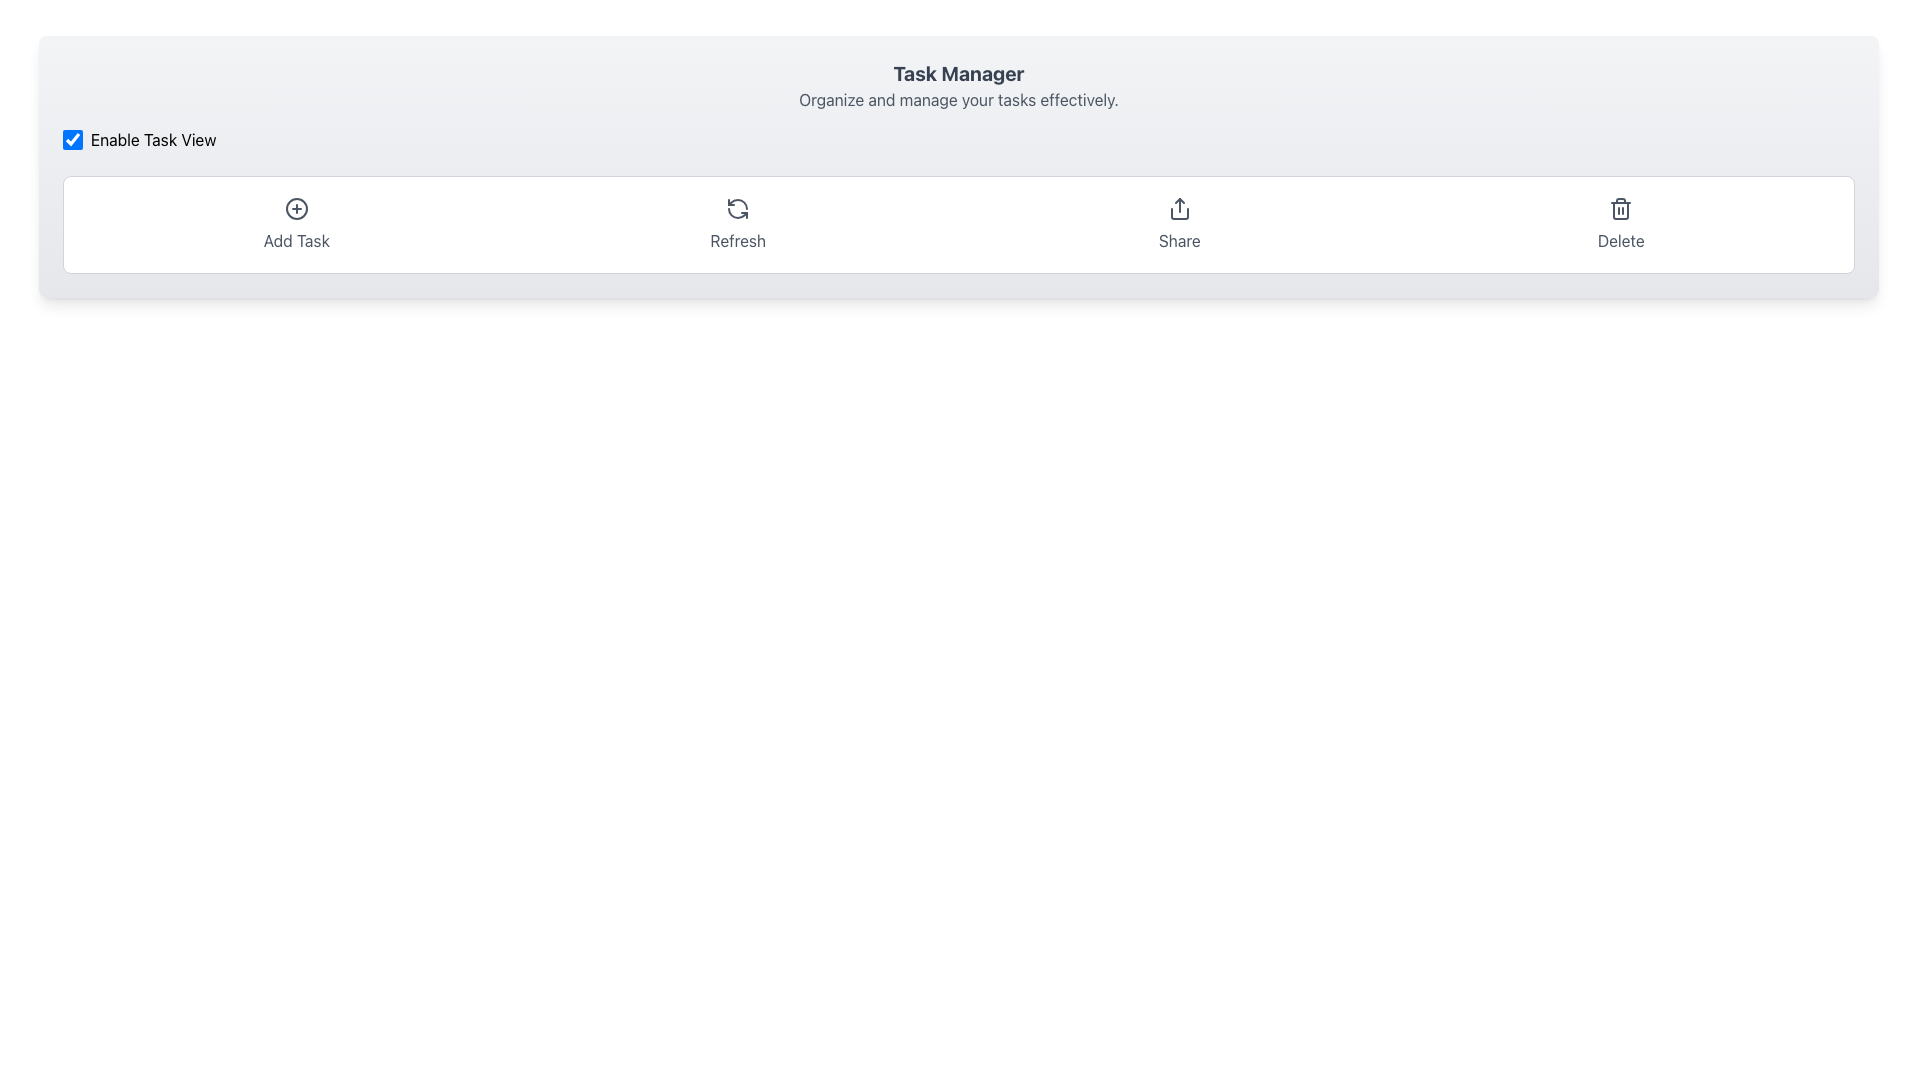 This screenshot has width=1920, height=1080. Describe the element at coordinates (295, 208) in the screenshot. I see `the circular SVG element that is part of the 'Add Task' button, which is styled with a thin outline and no fill color, positioned symmetrically within the button` at that location.